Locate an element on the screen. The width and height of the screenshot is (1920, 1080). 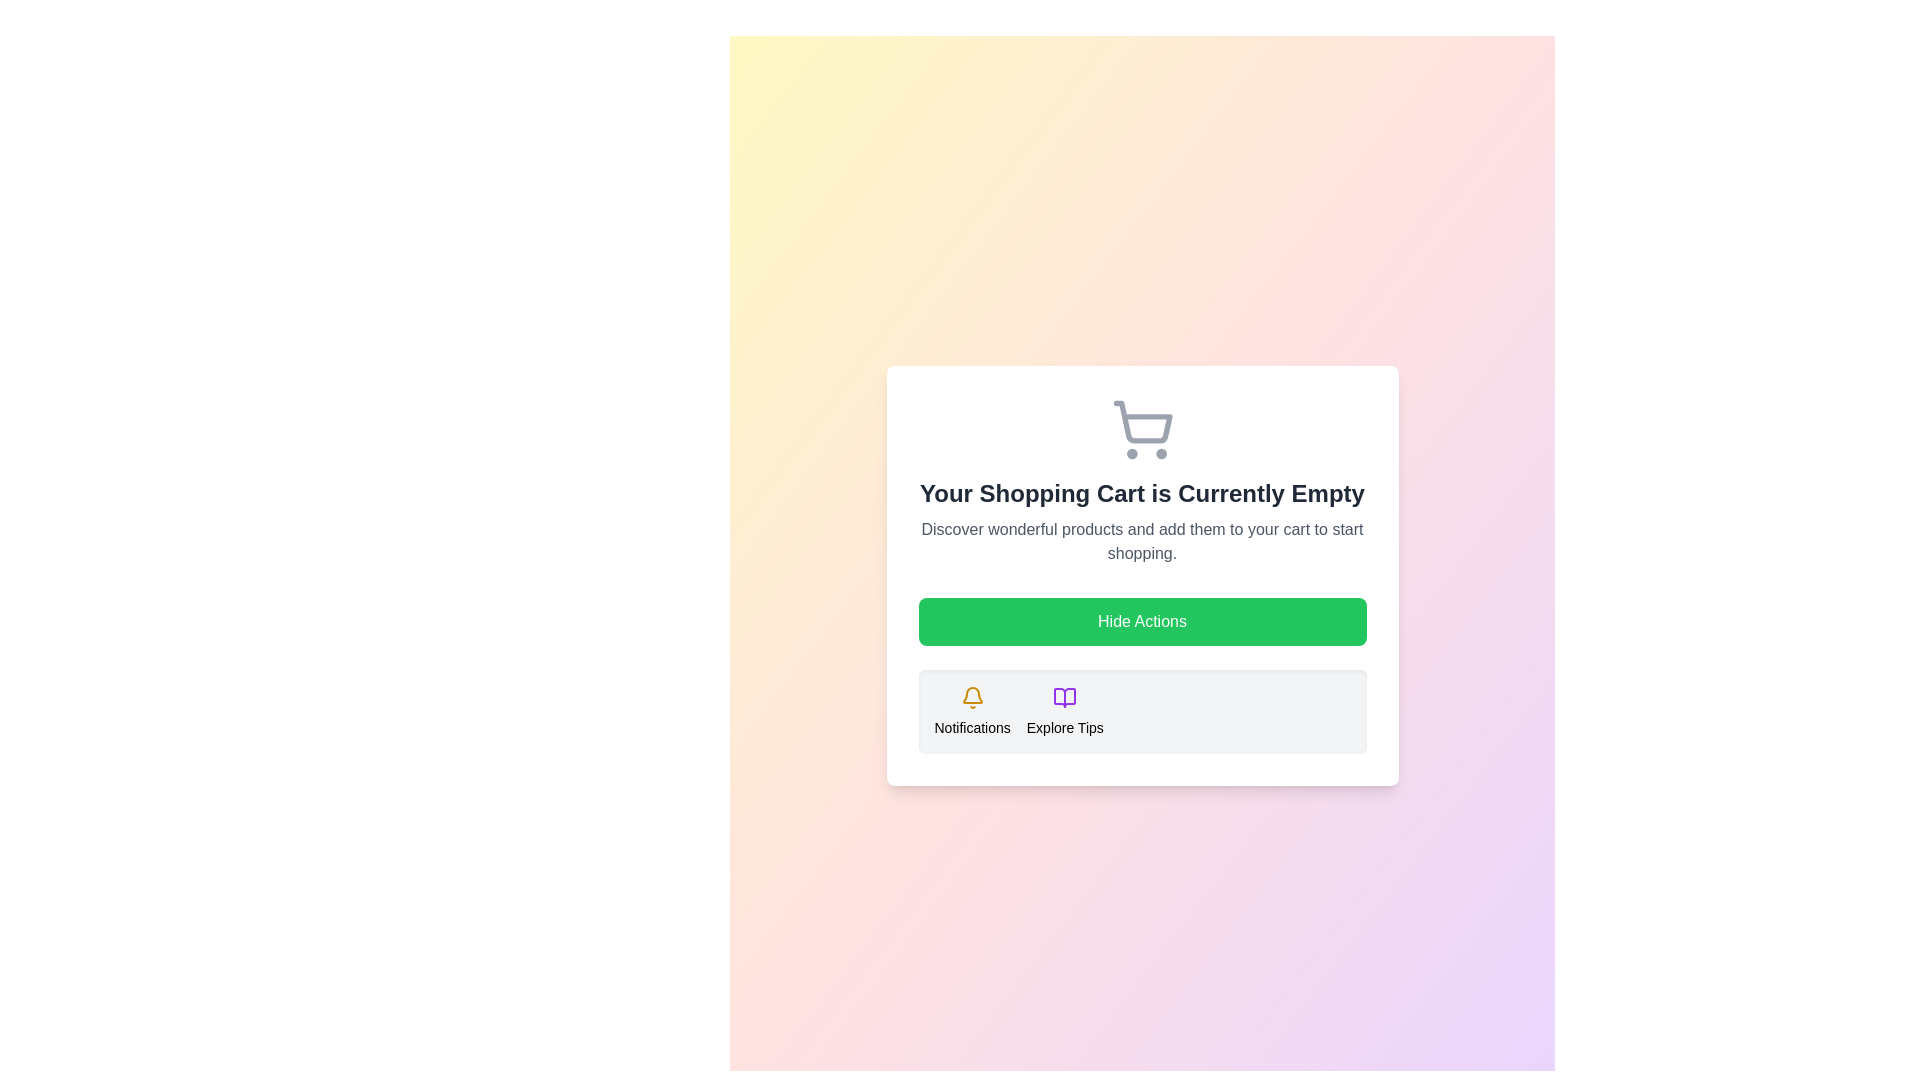
bold, large text block that states 'Your Shopping Cart is Currently Empty', which is styled in dark gray and is located in the center of the layout is located at coordinates (1142, 493).